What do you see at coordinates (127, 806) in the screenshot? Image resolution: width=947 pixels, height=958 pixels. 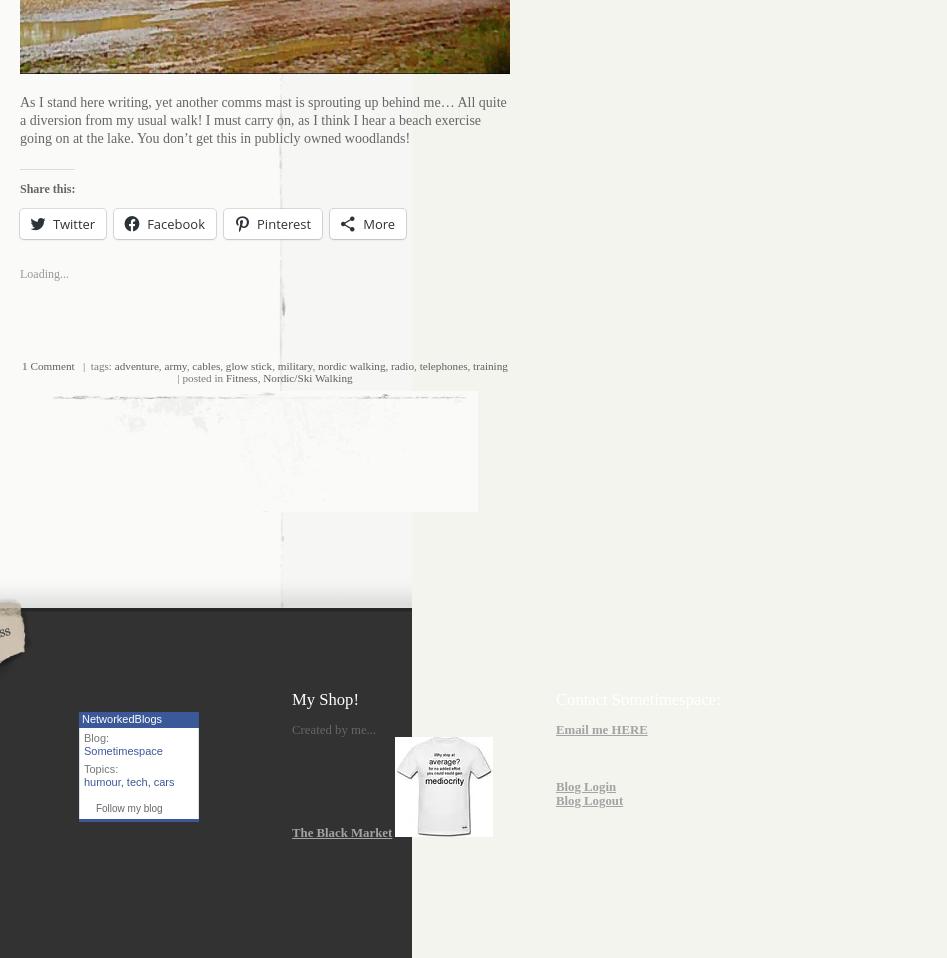 I see `'Follow my blog'` at bounding box center [127, 806].